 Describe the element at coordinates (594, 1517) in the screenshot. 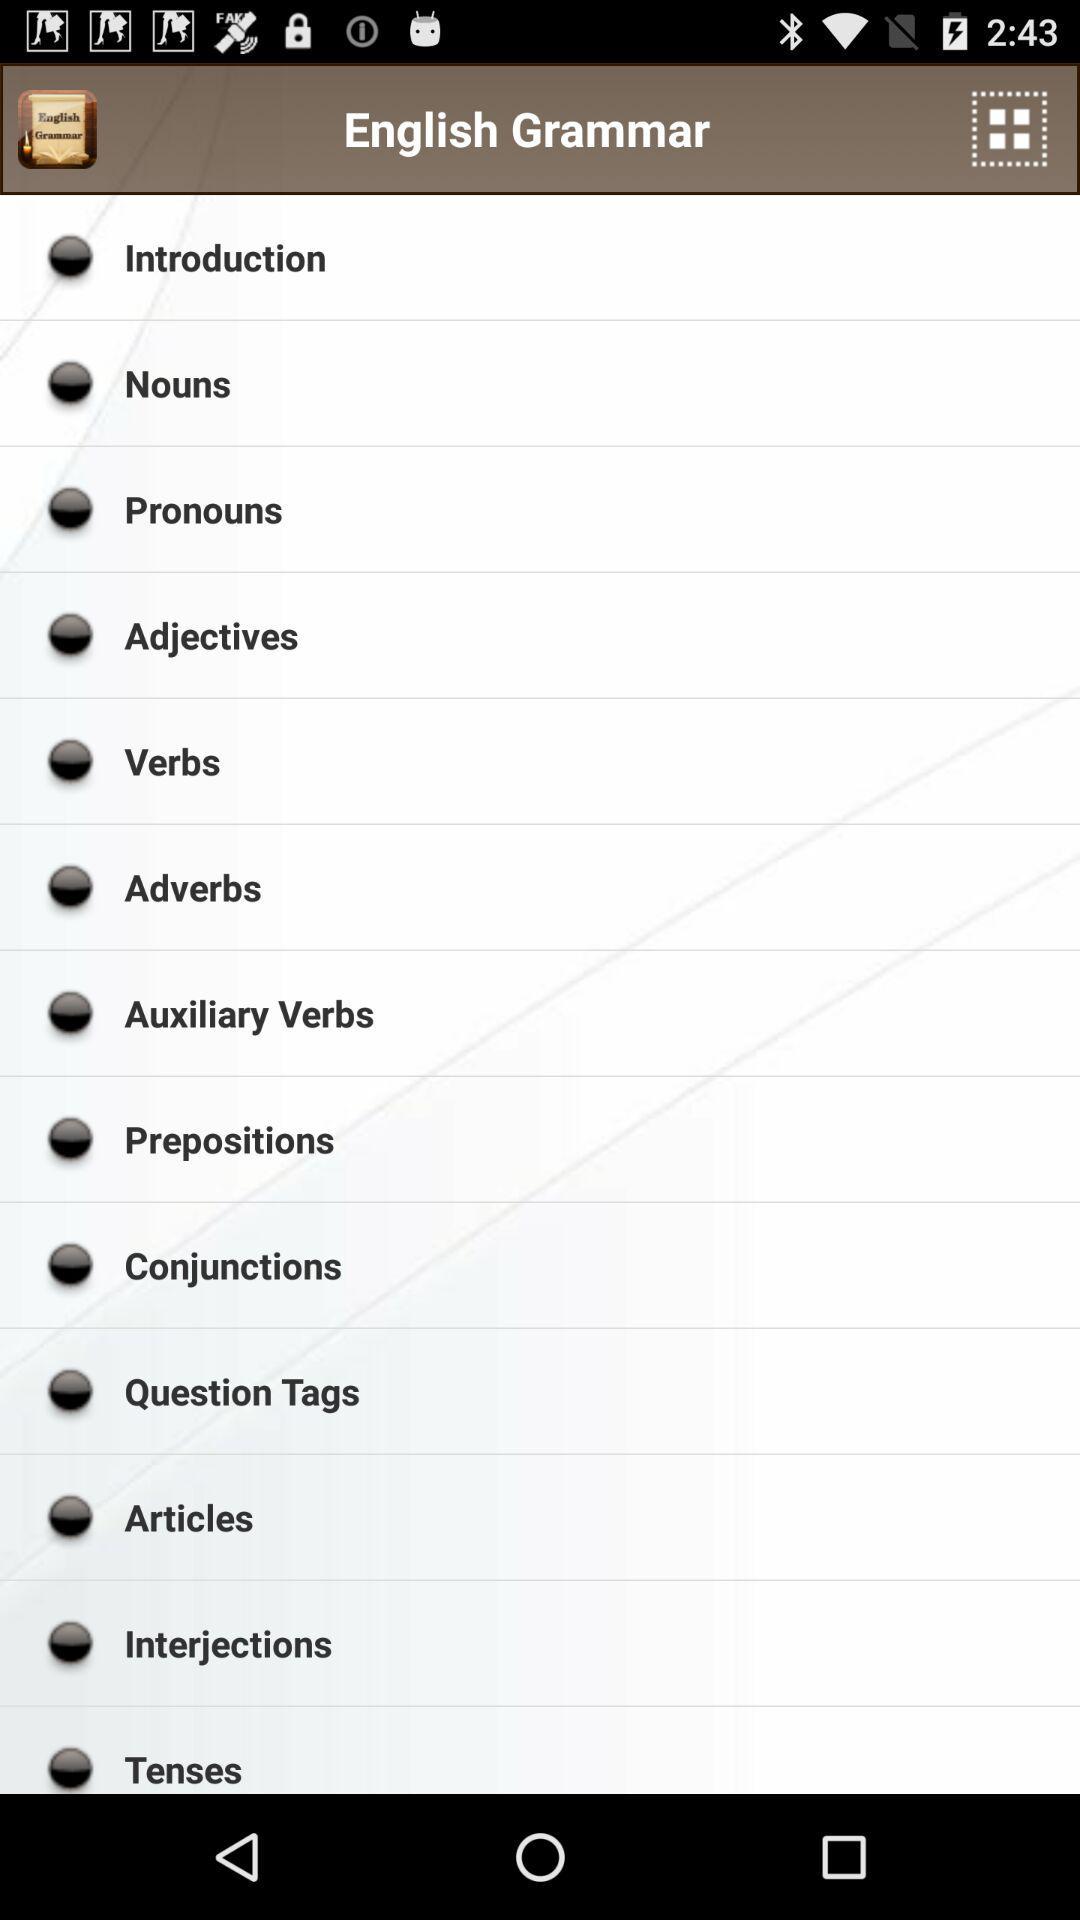

I see `the app above interjections item` at that location.